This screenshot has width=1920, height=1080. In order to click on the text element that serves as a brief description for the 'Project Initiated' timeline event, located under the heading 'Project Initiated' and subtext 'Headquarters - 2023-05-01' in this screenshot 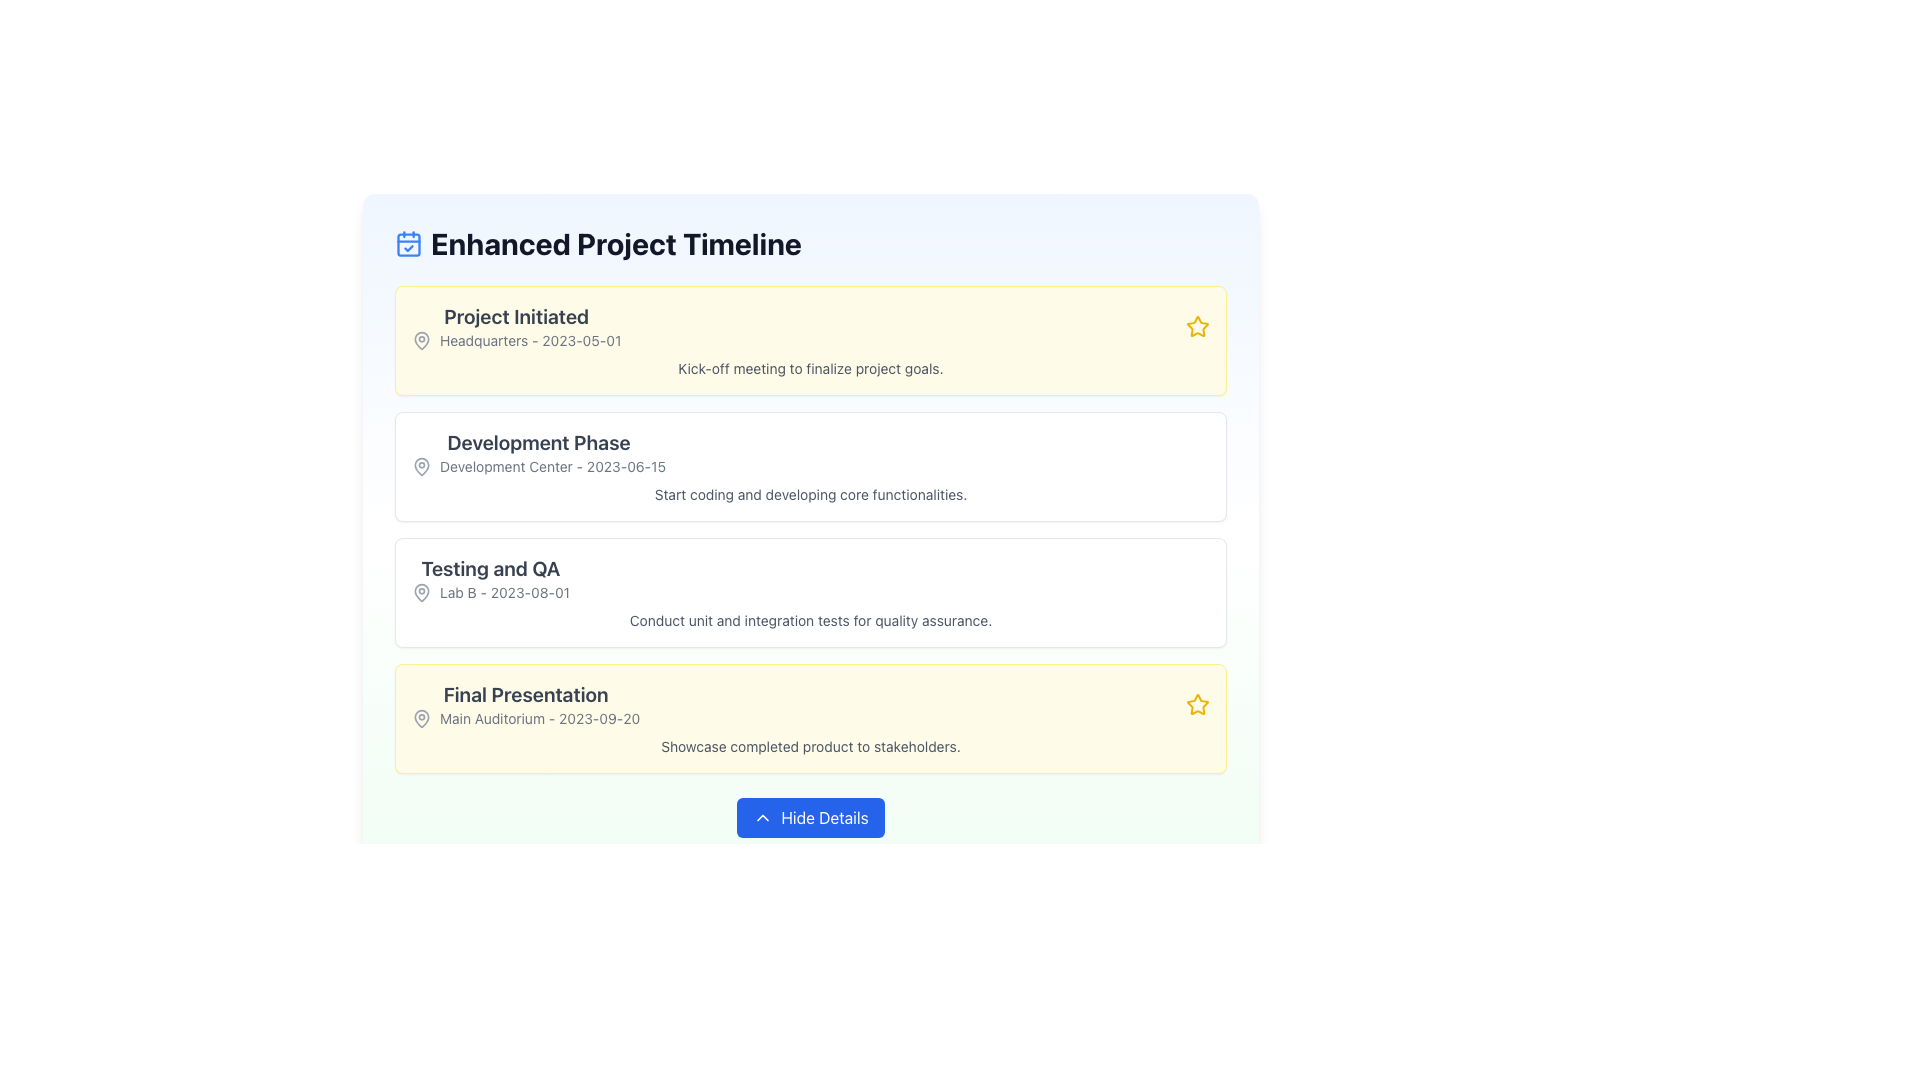, I will do `click(811, 369)`.